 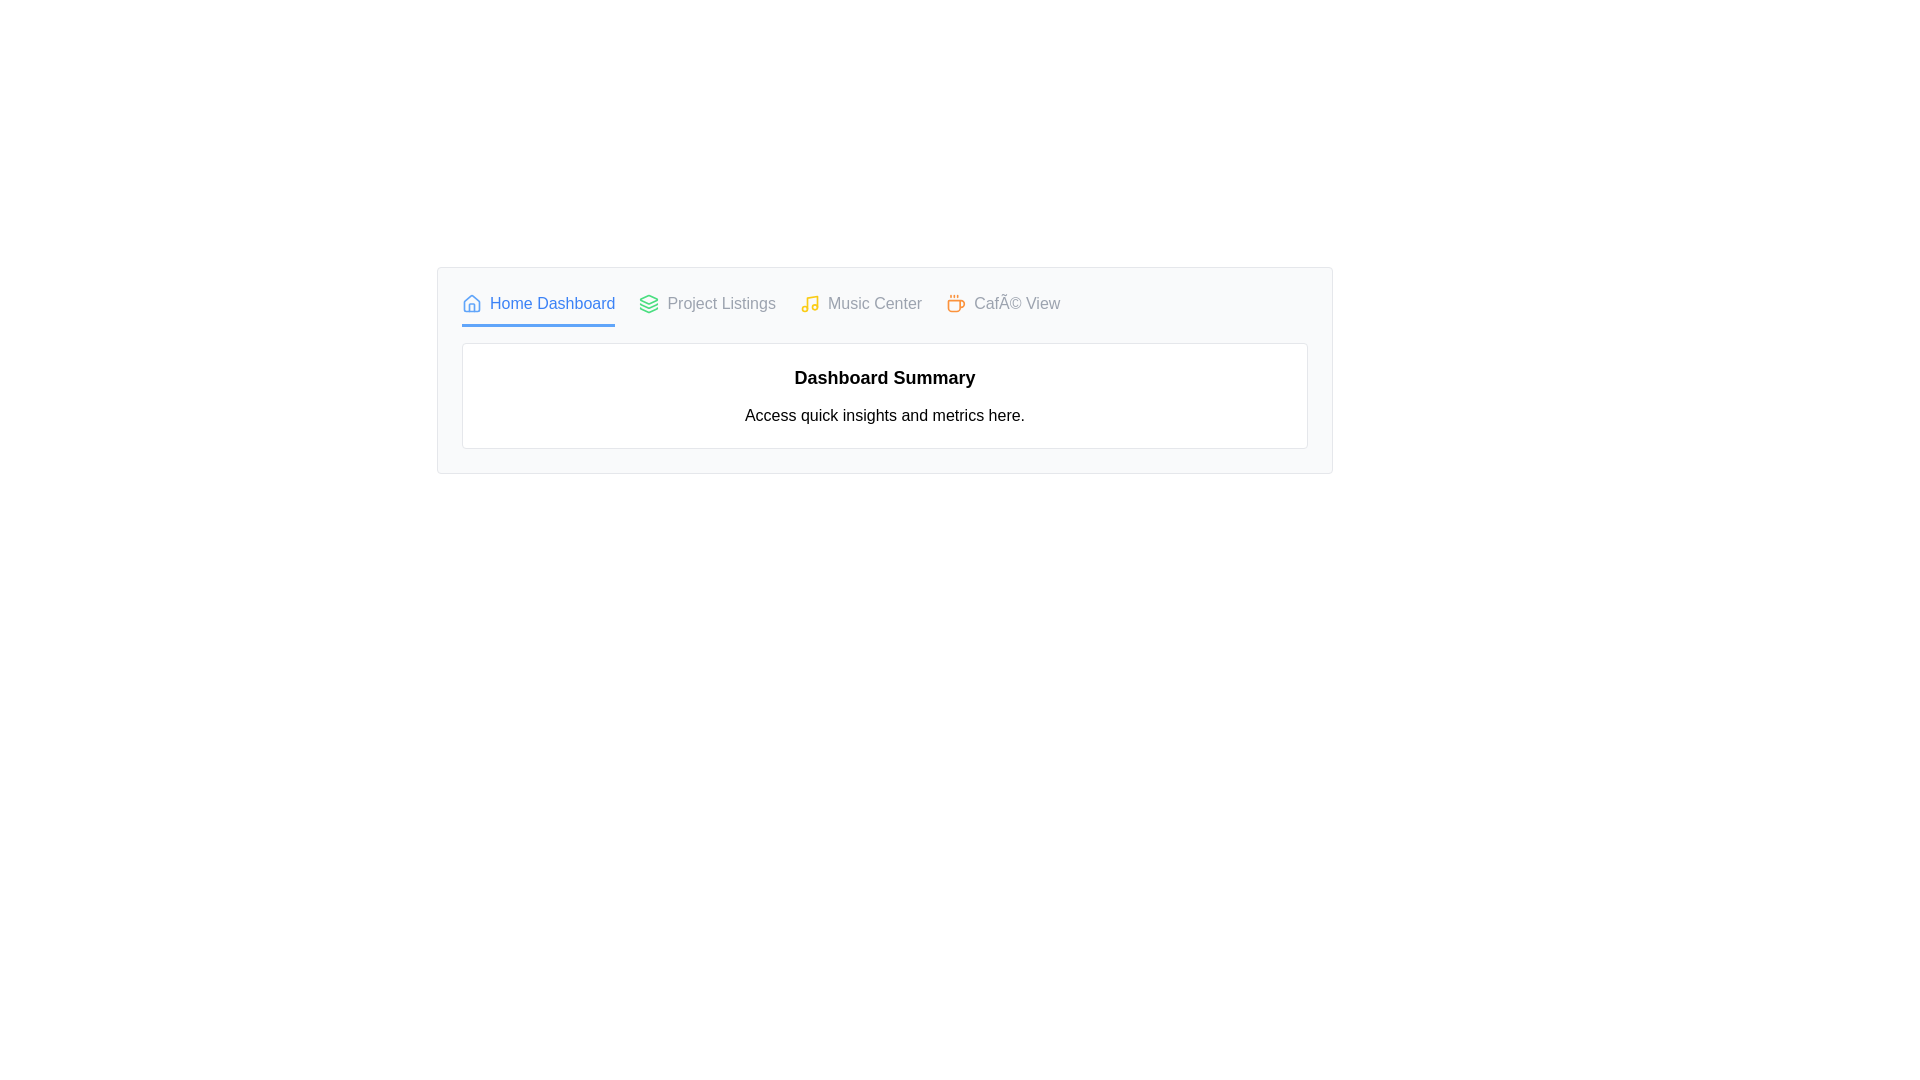 What do you see at coordinates (883, 378) in the screenshot?
I see `the heading text label that provides context for the section, positioned above the text 'Access quick insights and metrics here.'` at bounding box center [883, 378].